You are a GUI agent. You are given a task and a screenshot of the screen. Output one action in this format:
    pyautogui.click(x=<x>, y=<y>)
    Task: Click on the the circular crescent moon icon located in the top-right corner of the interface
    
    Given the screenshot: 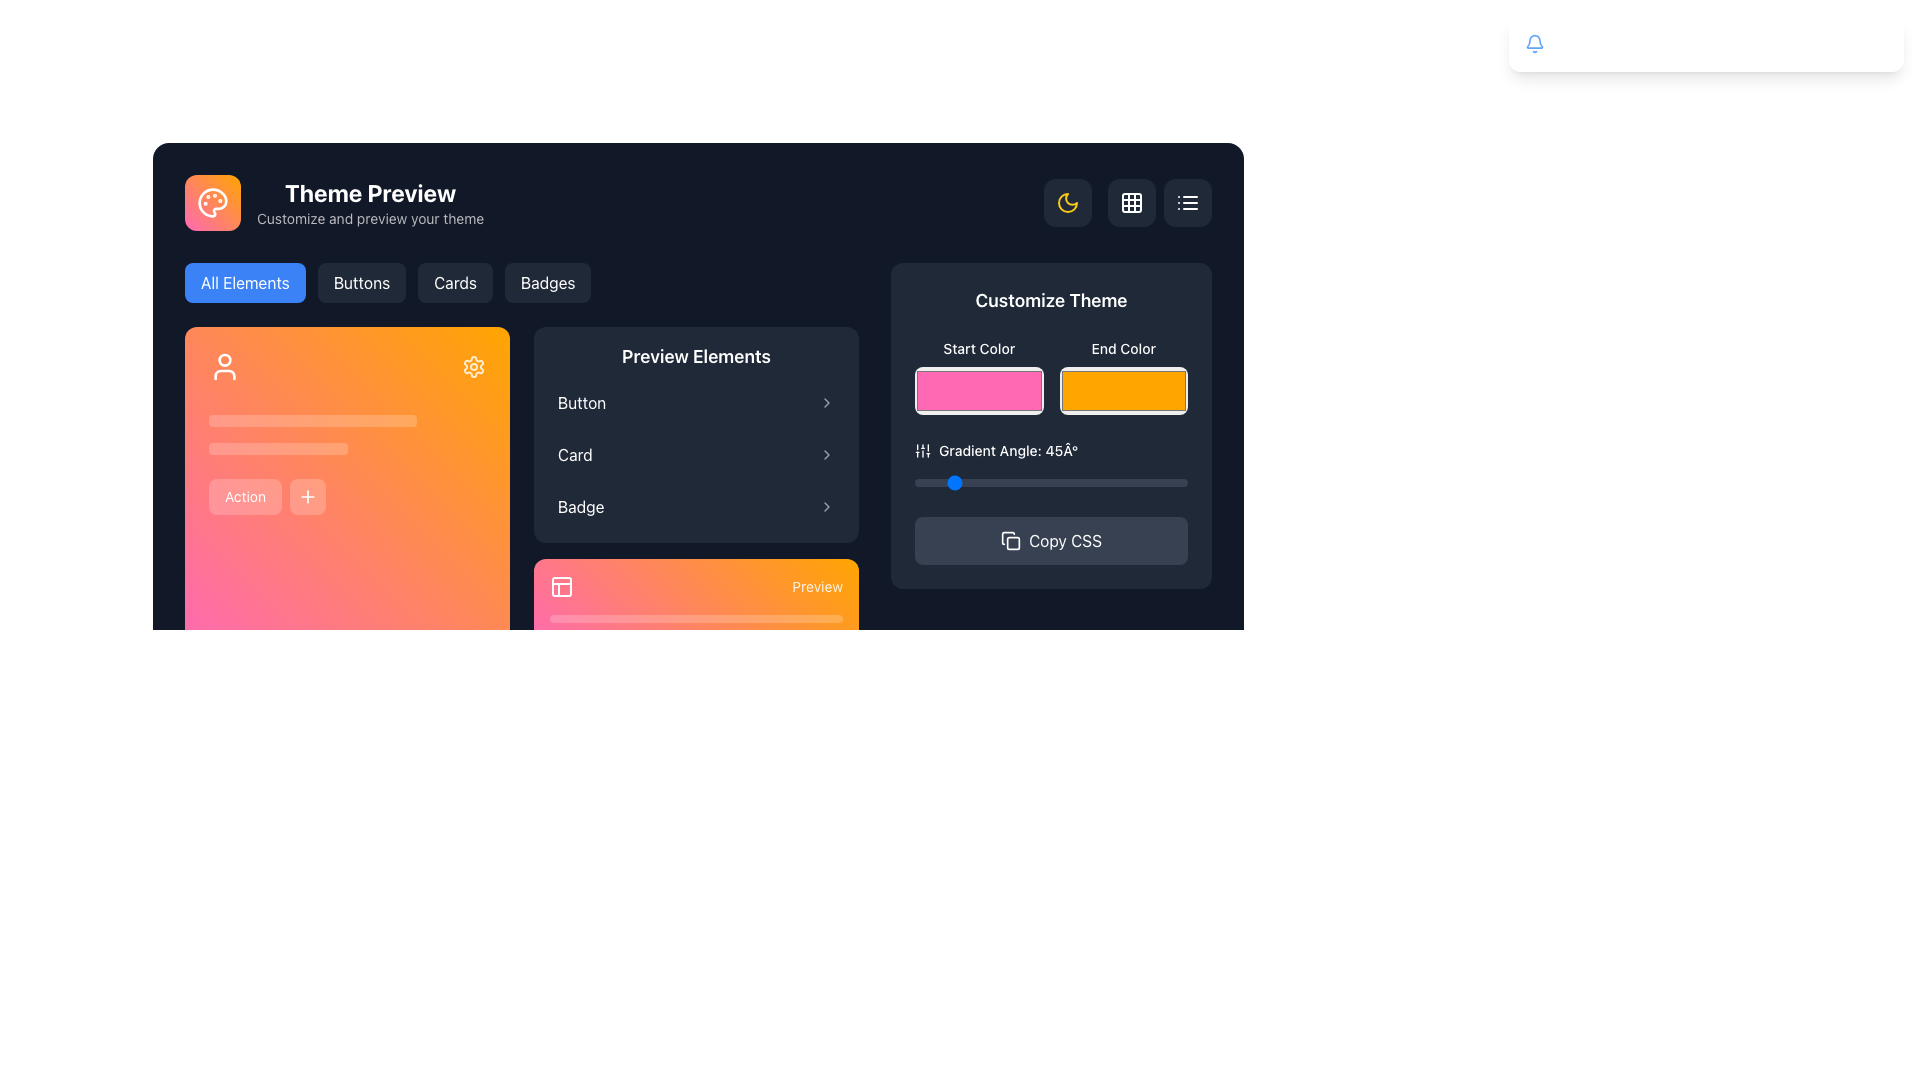 What is the action you would take?
    pyautogui.click(x=1067, y=203)
    